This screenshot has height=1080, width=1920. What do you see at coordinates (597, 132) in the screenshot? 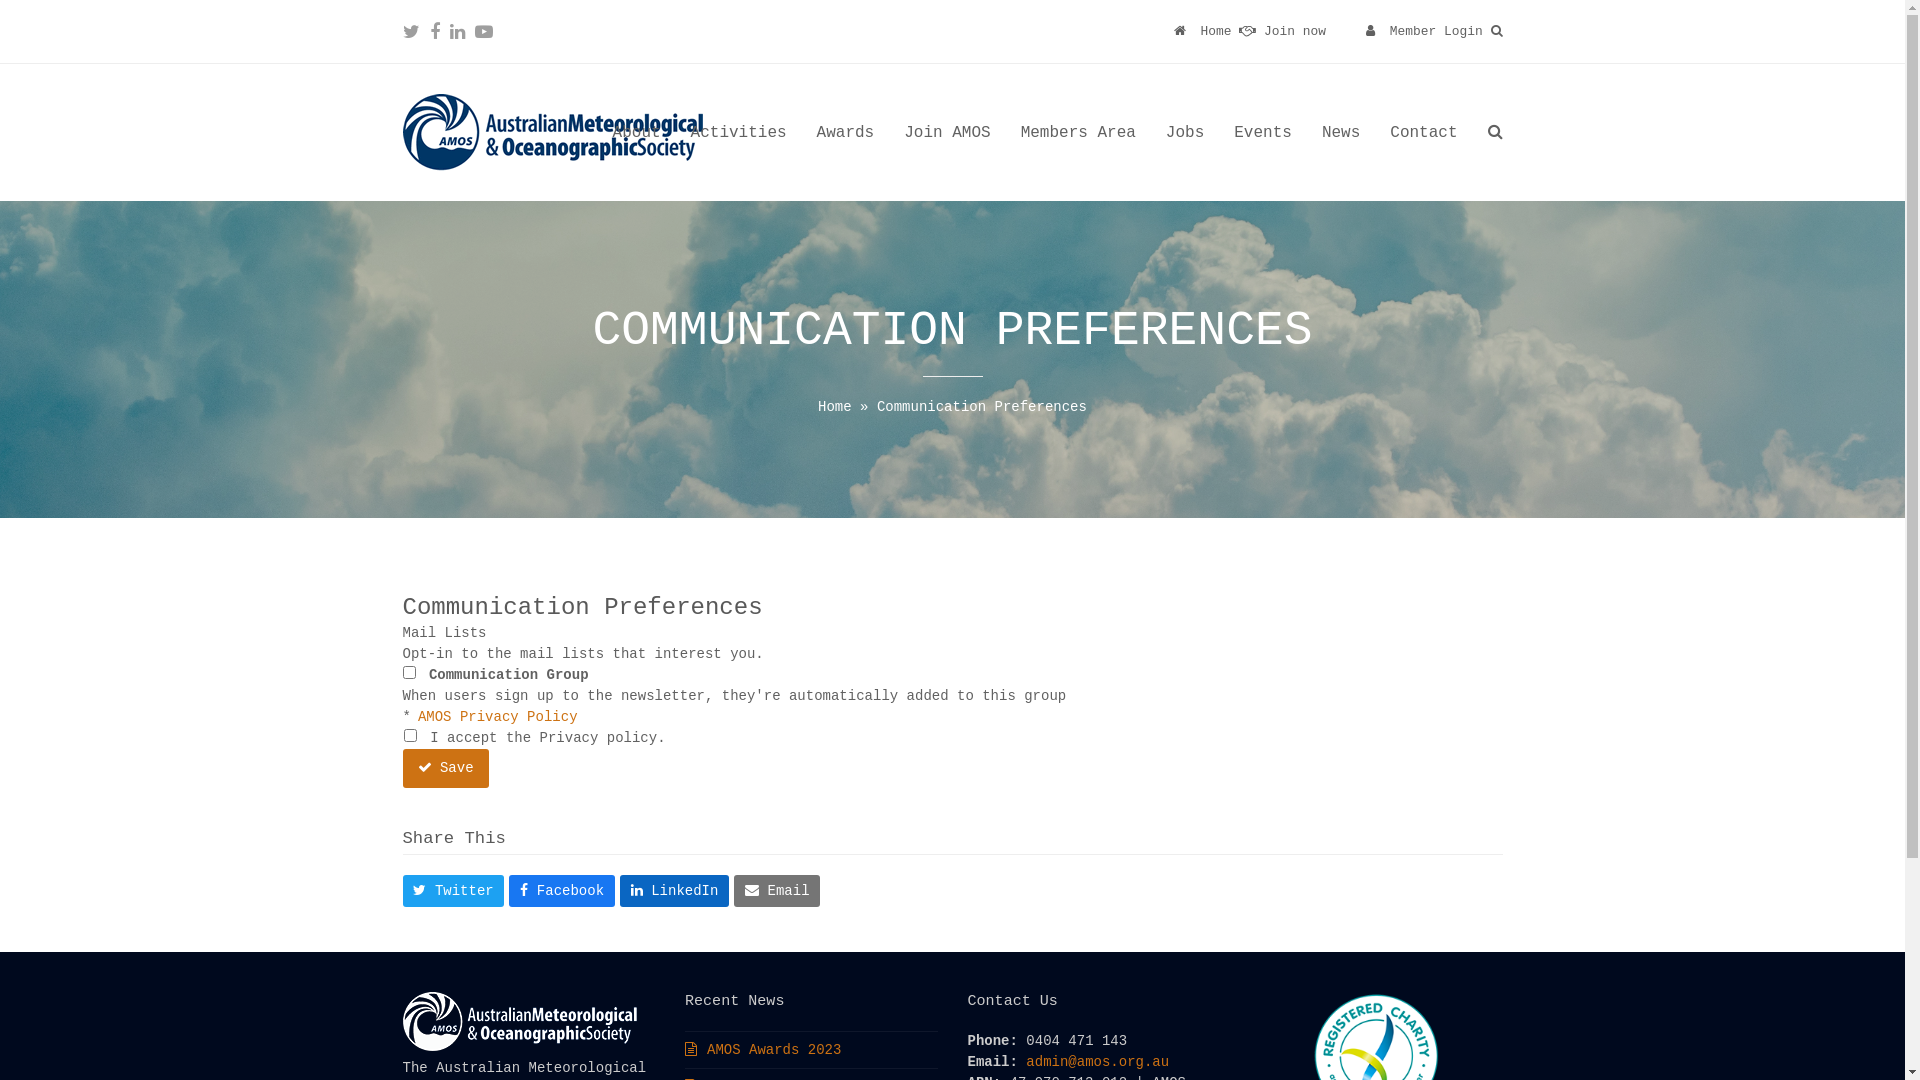
I see `'About'` at bounding box center [597, 132].